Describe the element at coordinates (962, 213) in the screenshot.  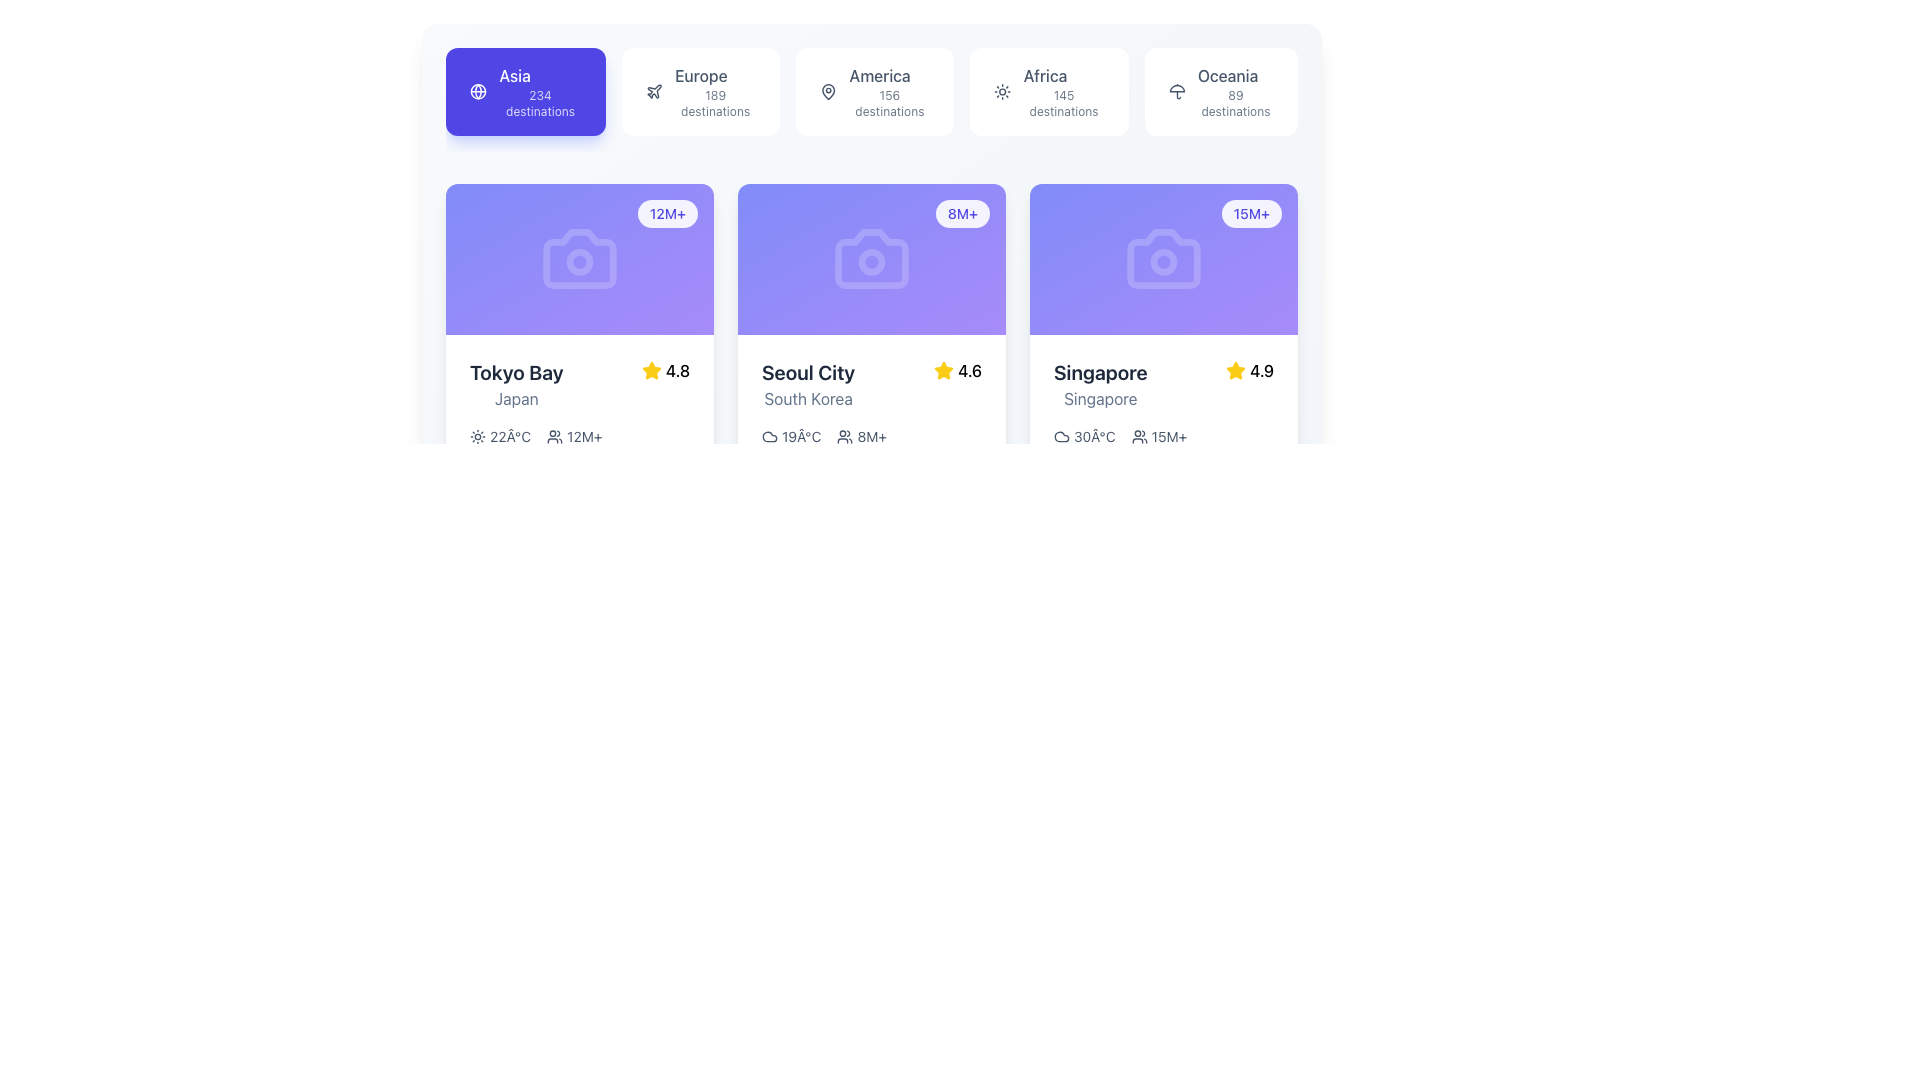
I see `the indigo-colored label displaying '8M+' located at the top-right corner of the Seoul City card` at that location.